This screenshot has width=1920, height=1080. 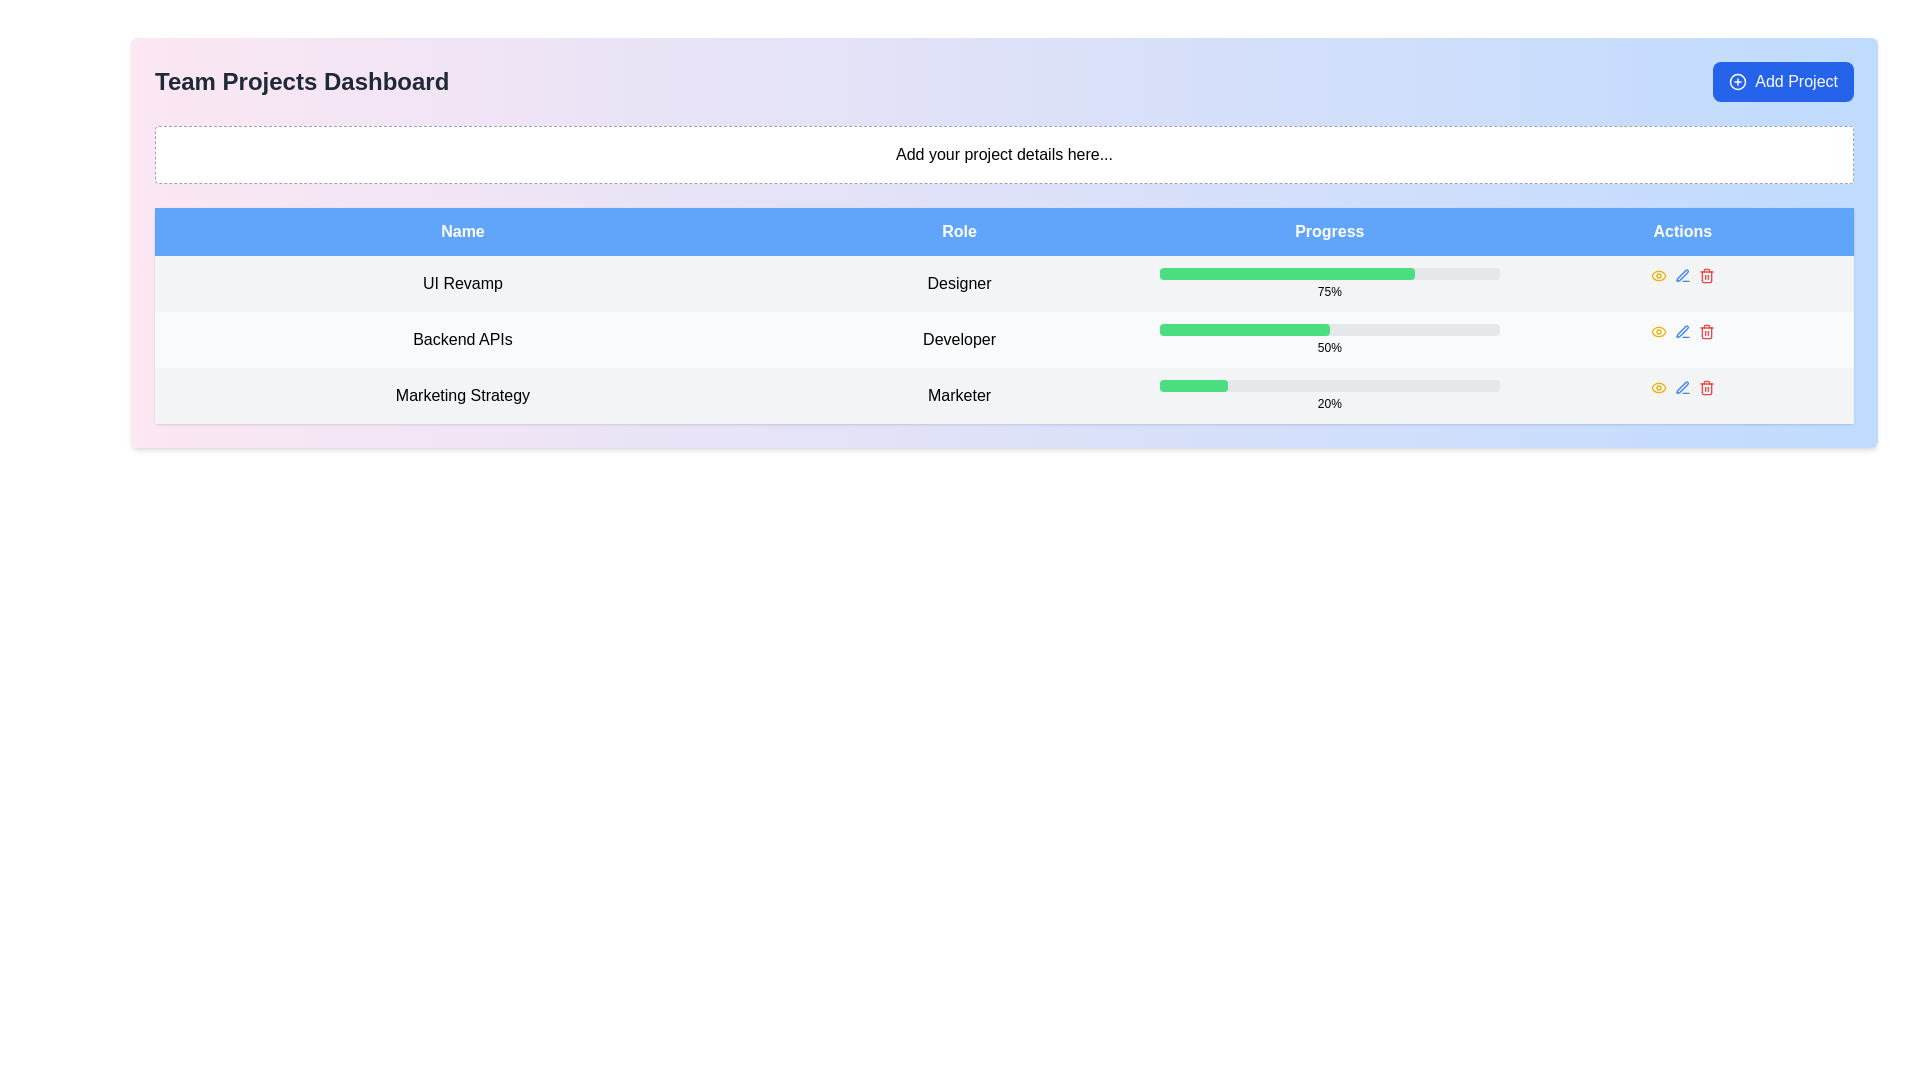 I want to click on the pen icon located in the 'Actions' column for the 'Backend APIs' project entry to initiate editing, so click(x=1681, y=330).